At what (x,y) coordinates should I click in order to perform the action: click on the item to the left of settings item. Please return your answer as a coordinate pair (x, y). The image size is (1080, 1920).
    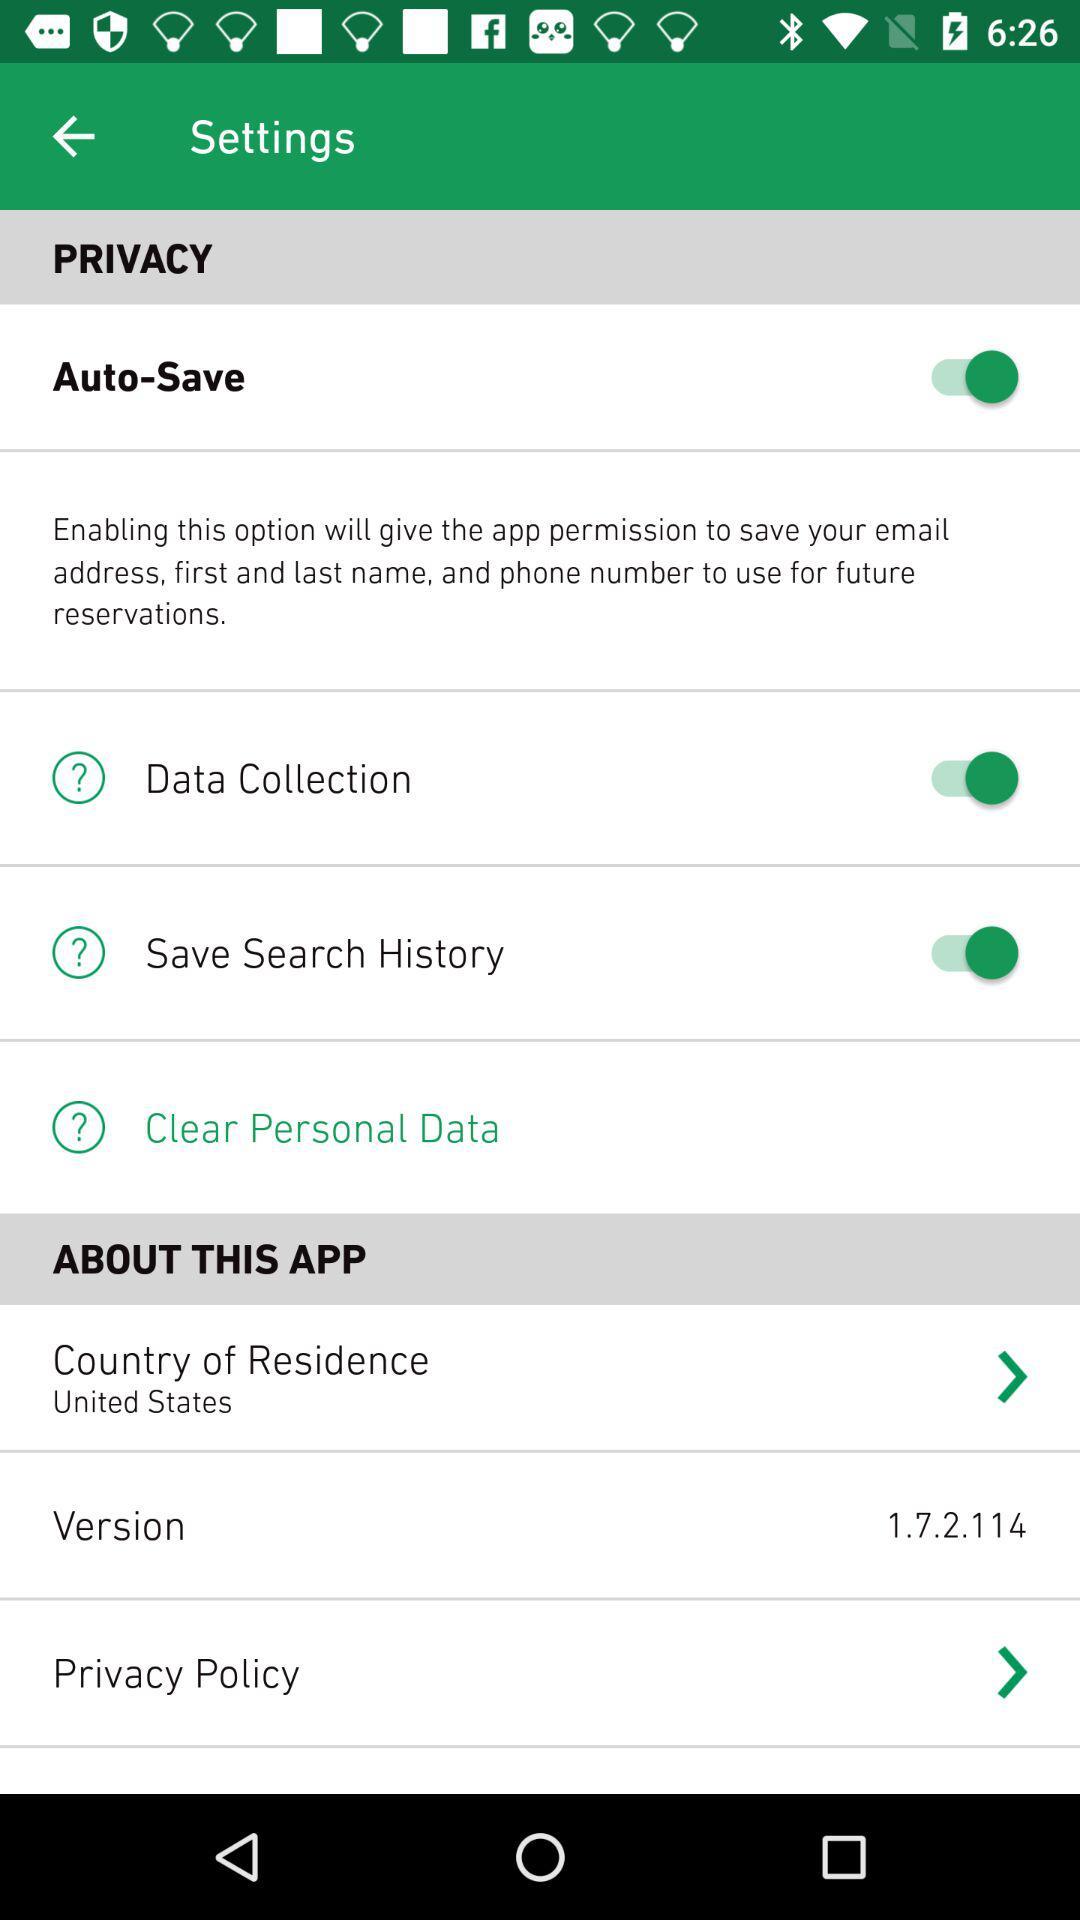
    Looking at the image, I should click on (72, 135).